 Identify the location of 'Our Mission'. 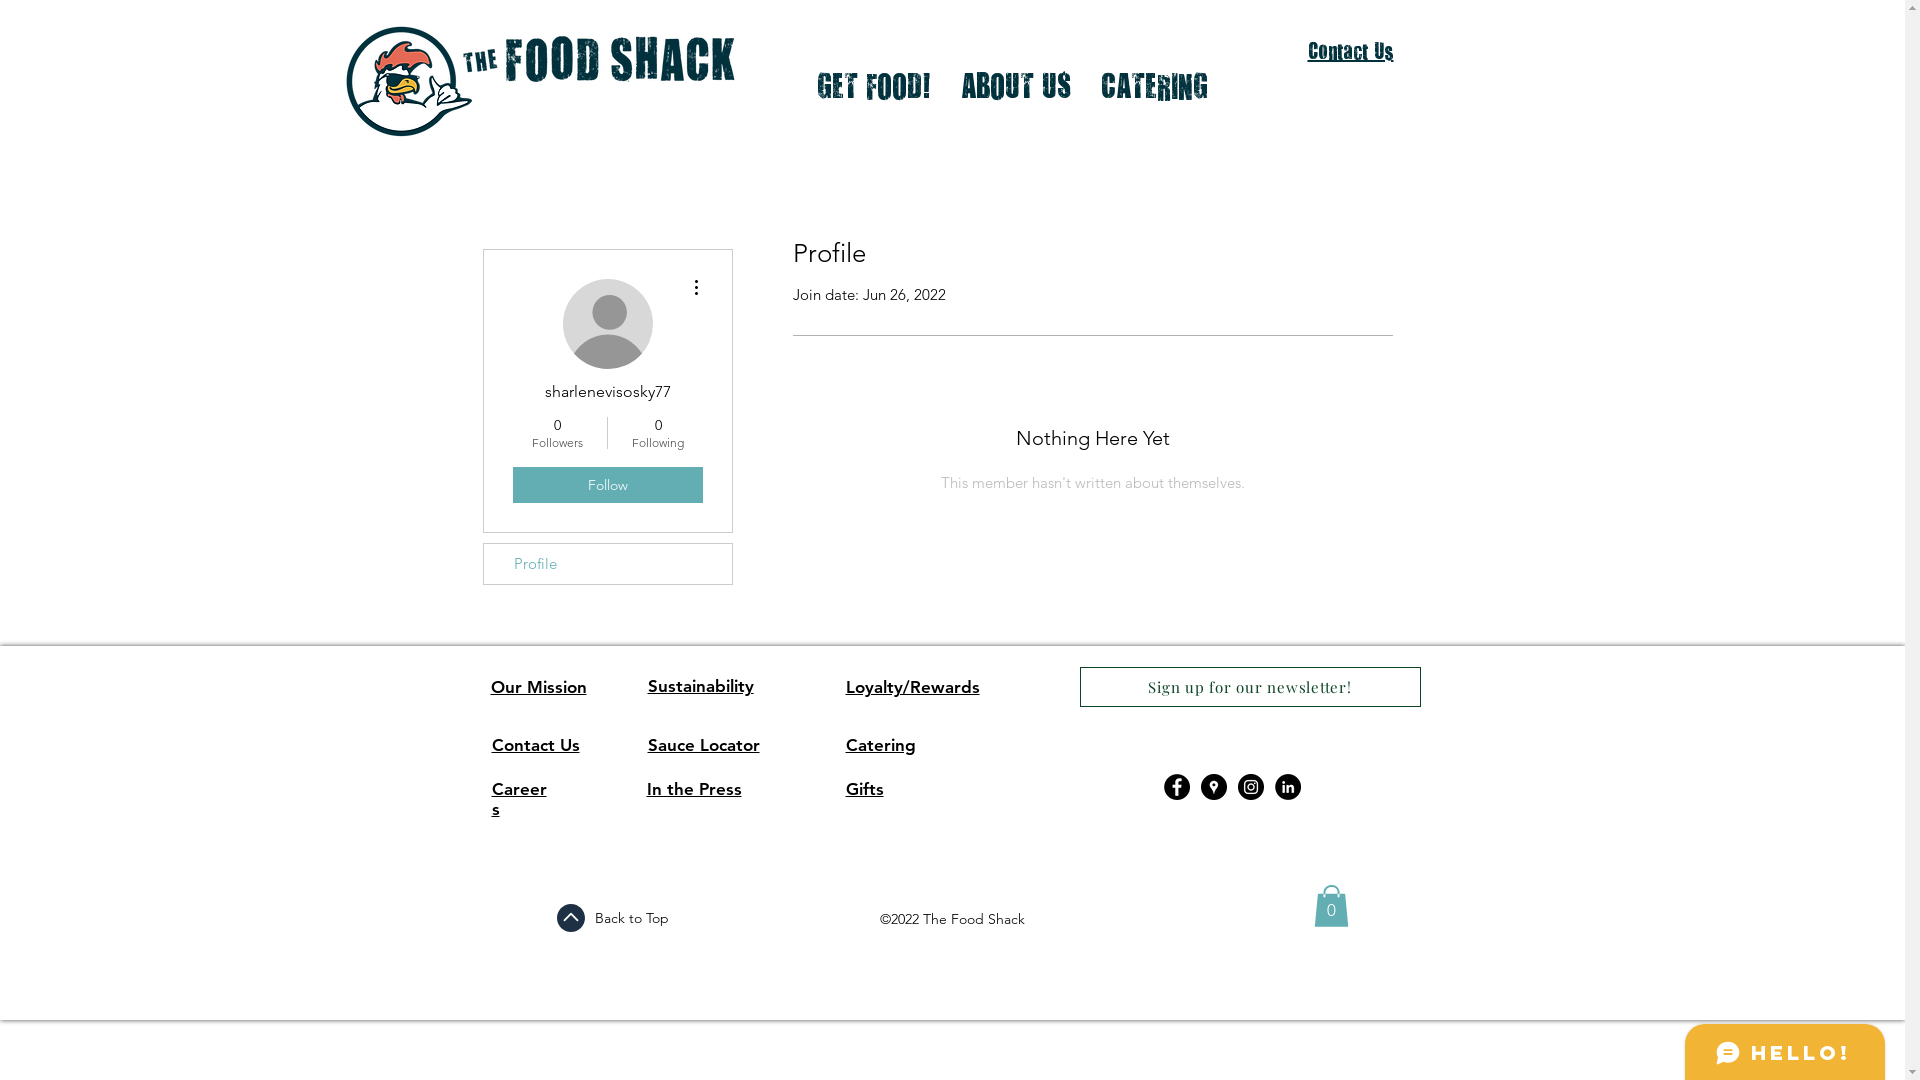
(537, 685).